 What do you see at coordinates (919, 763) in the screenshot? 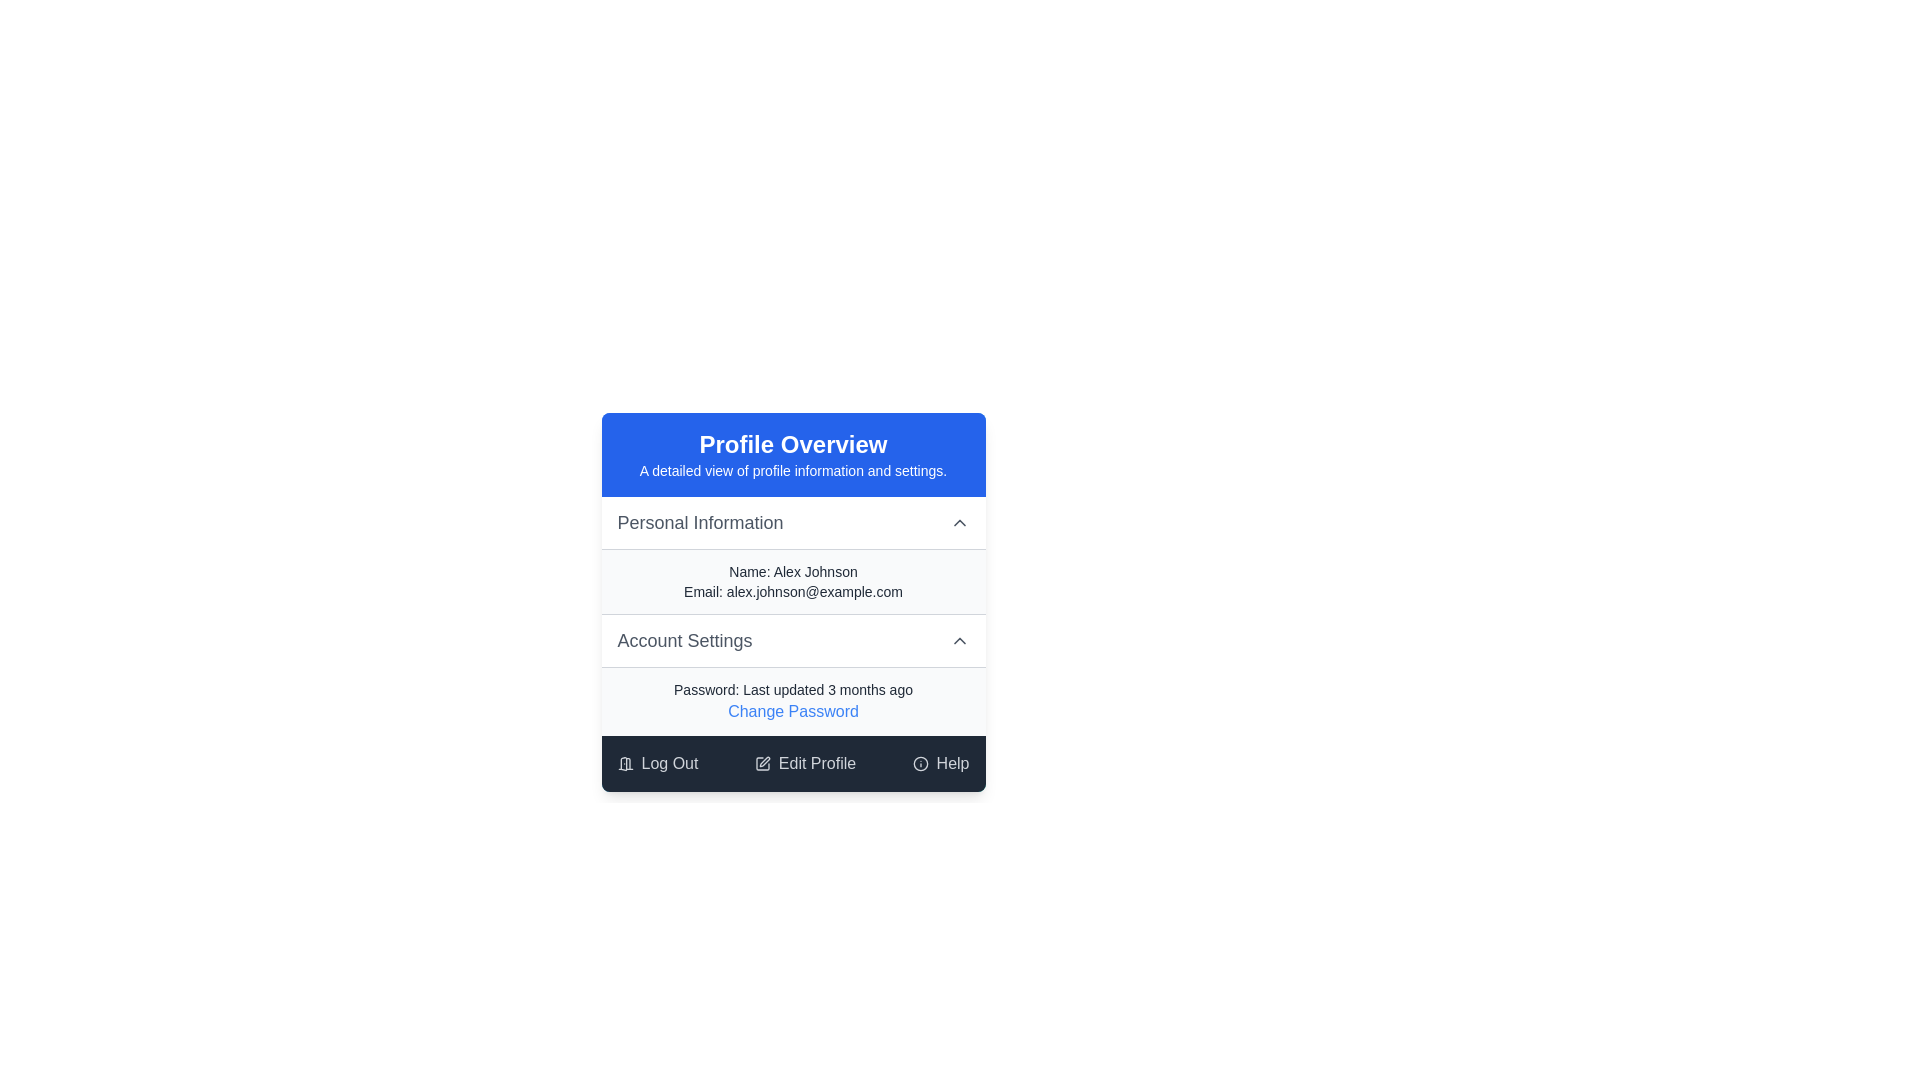
I see `the circular icon located in the bottom-right corner of the action bar, which is associated with the 'Help' button` at bounding box center [919, 763].